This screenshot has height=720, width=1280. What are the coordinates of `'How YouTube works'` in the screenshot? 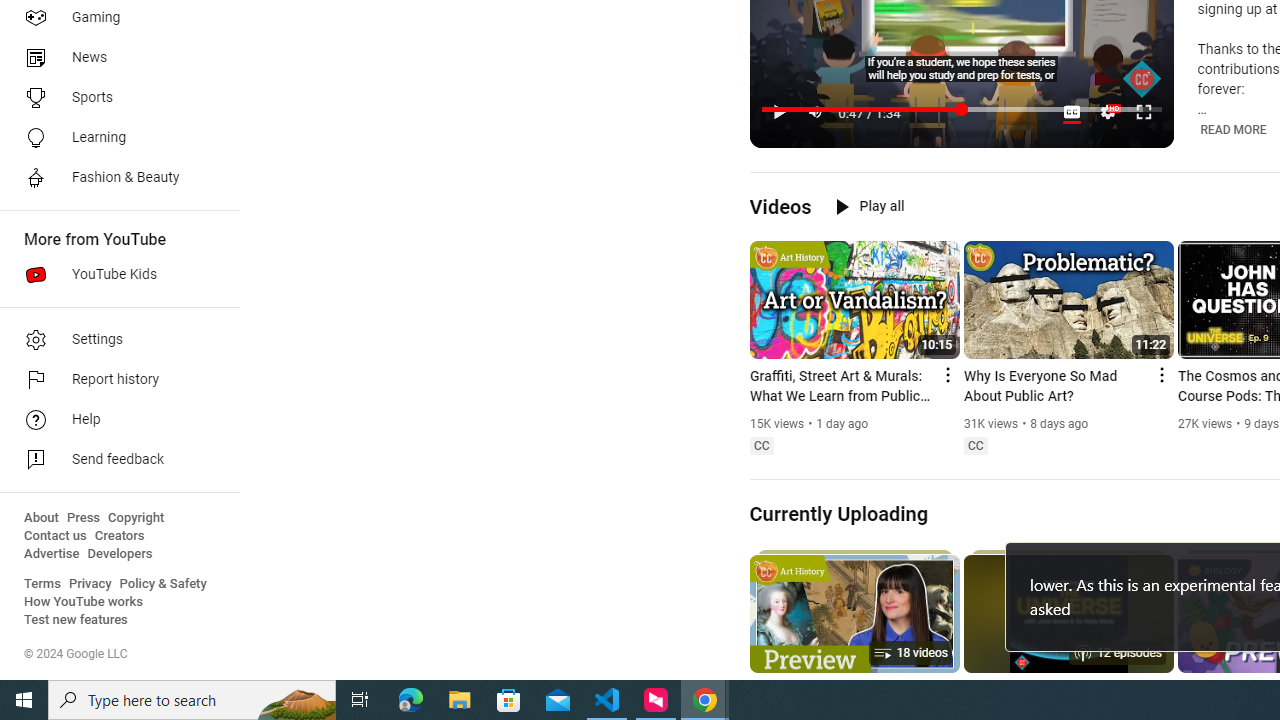 It's located at (82, 601).